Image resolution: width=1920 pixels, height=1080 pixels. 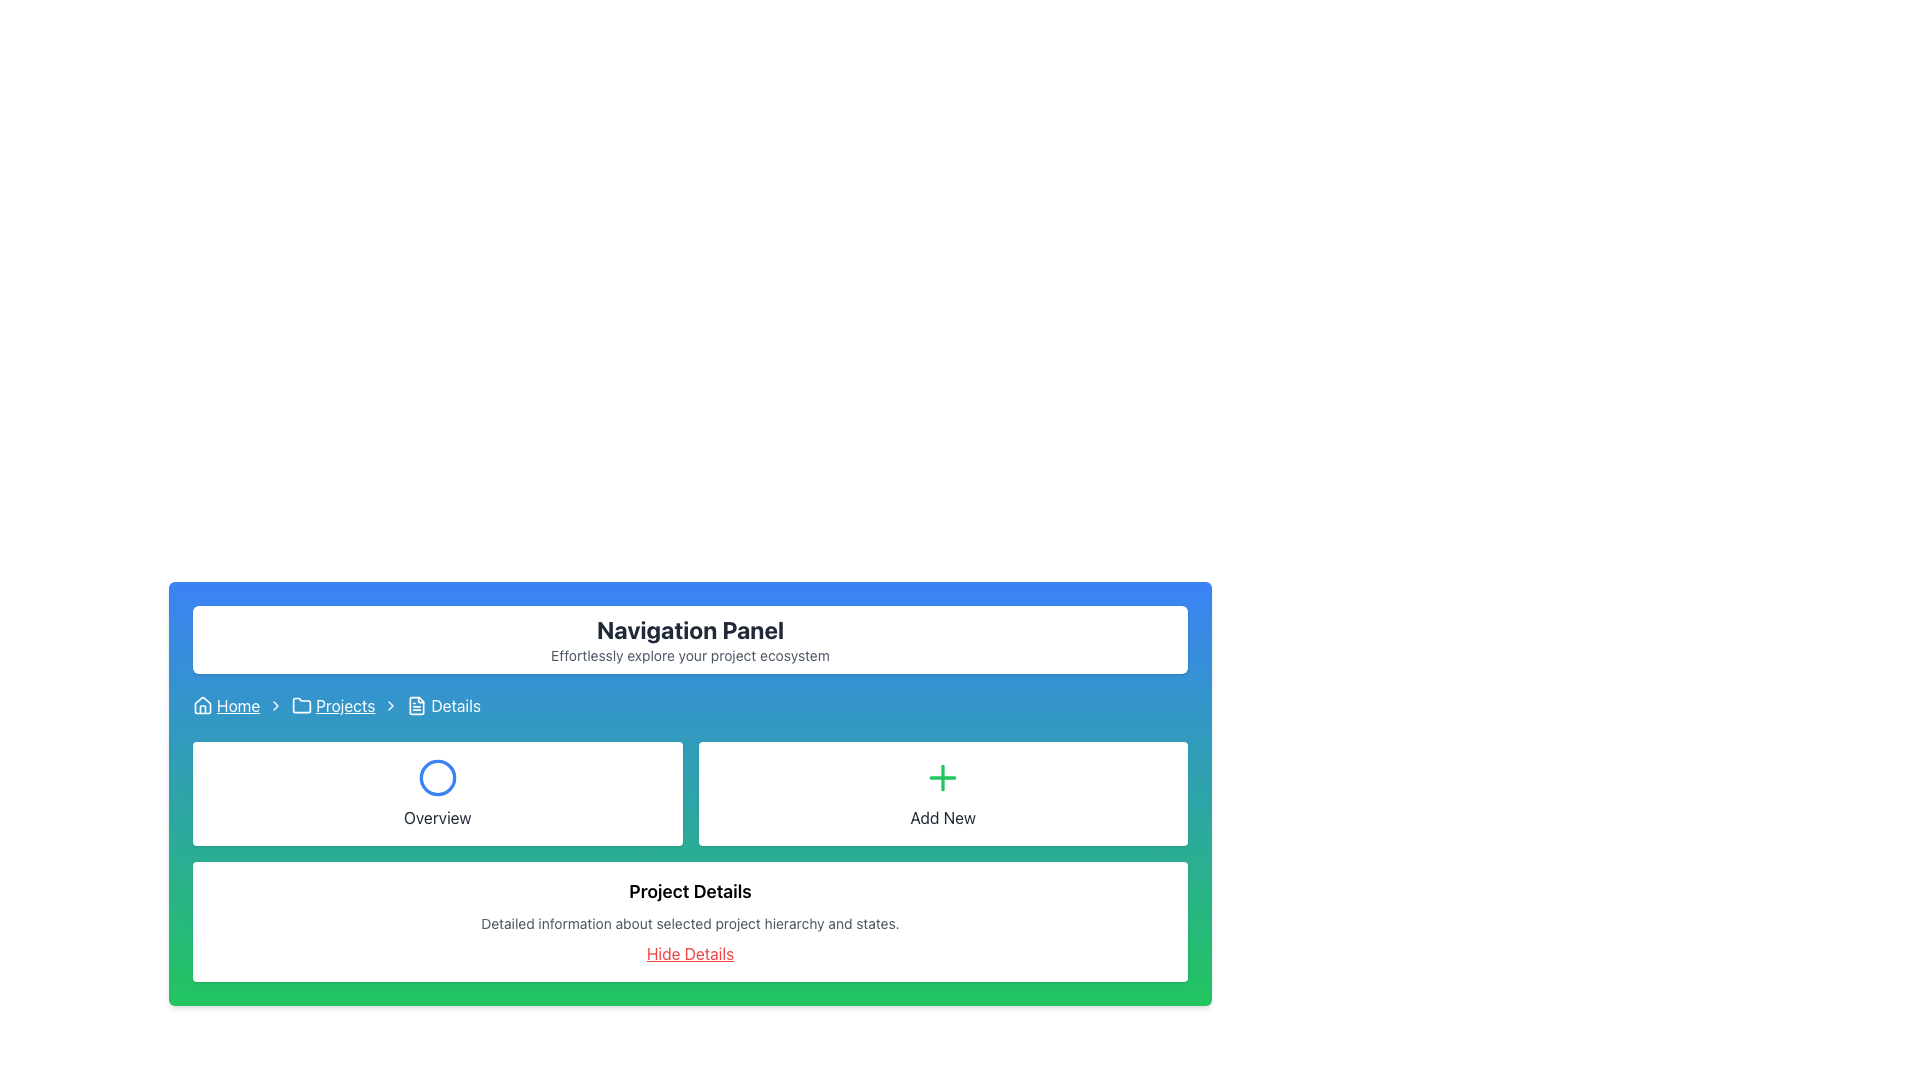 I want to click on the Chevron icon that serves as a breadcrumb separator between 'Home' and 'Projects' in the breadcrumb navigation bar, so click(x=275, y=704).